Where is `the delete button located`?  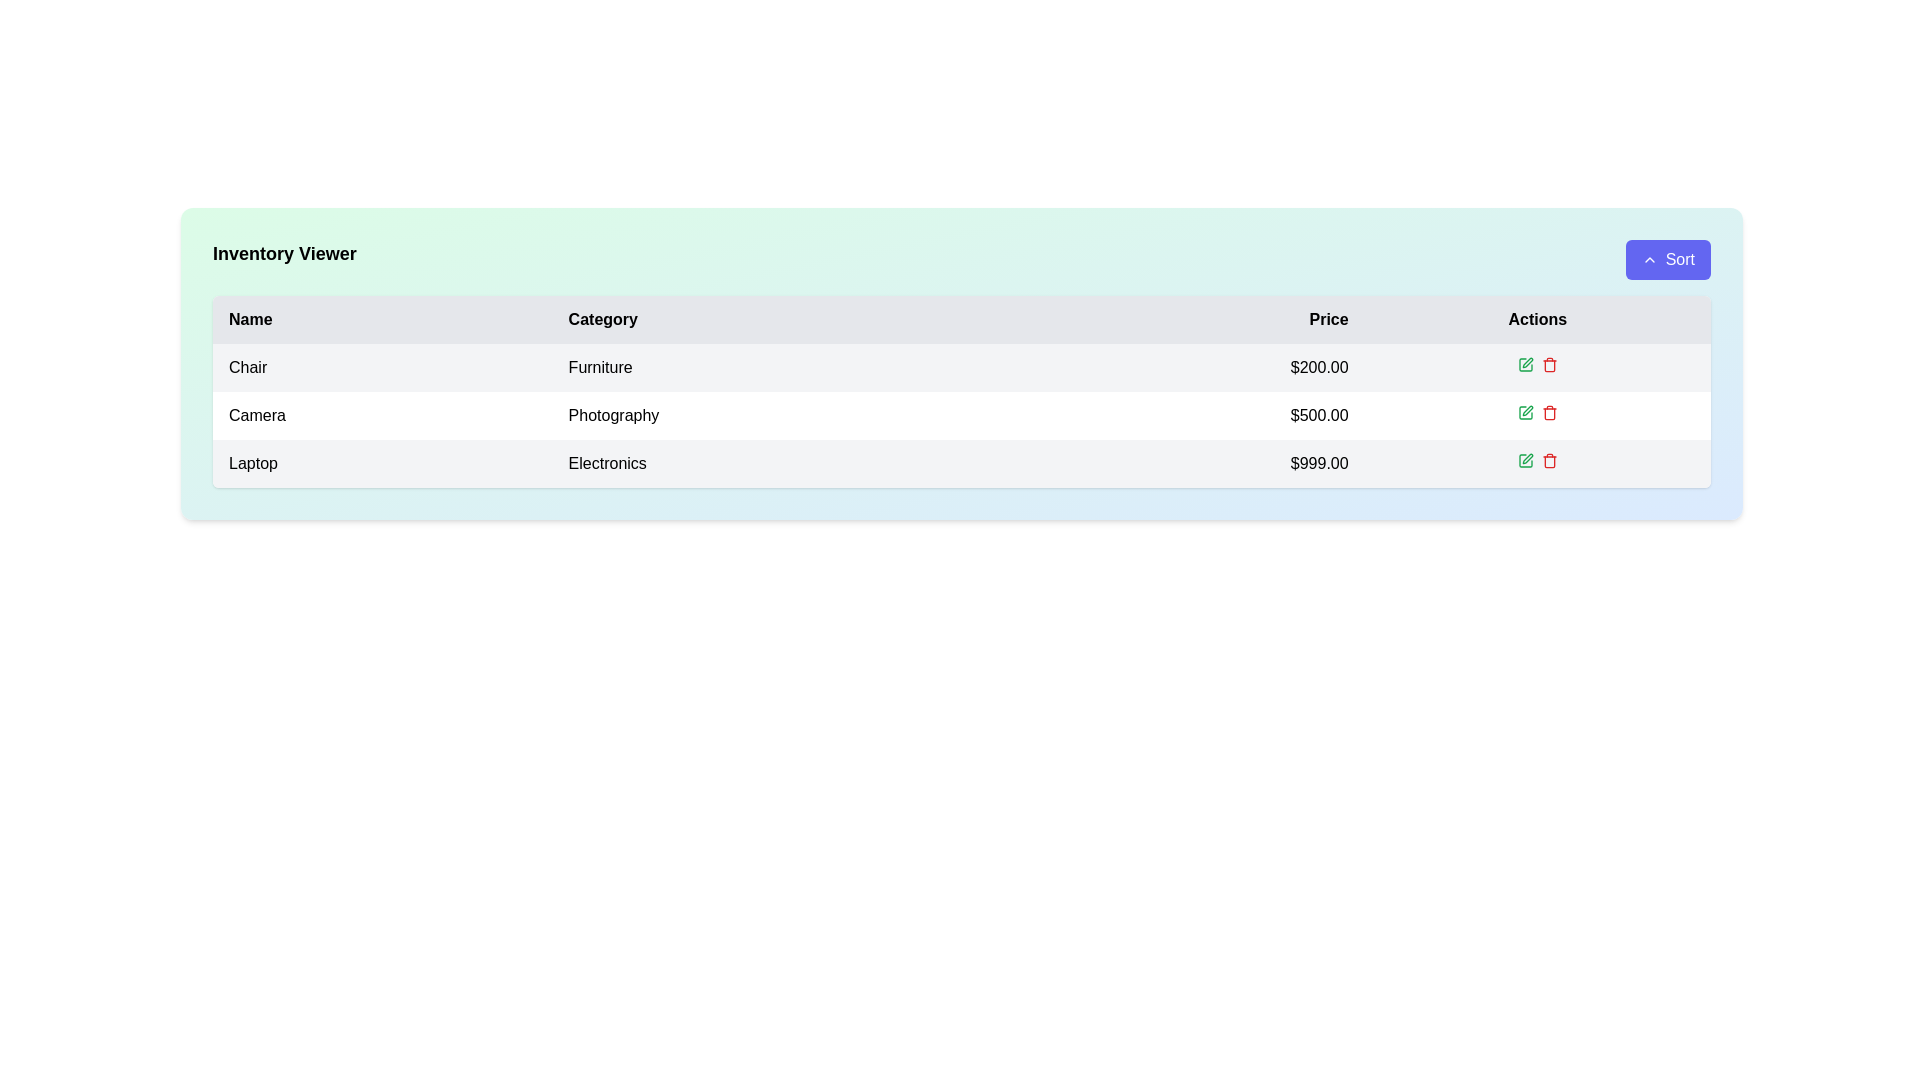 the delete button located is located at coordinates (1548, 461).